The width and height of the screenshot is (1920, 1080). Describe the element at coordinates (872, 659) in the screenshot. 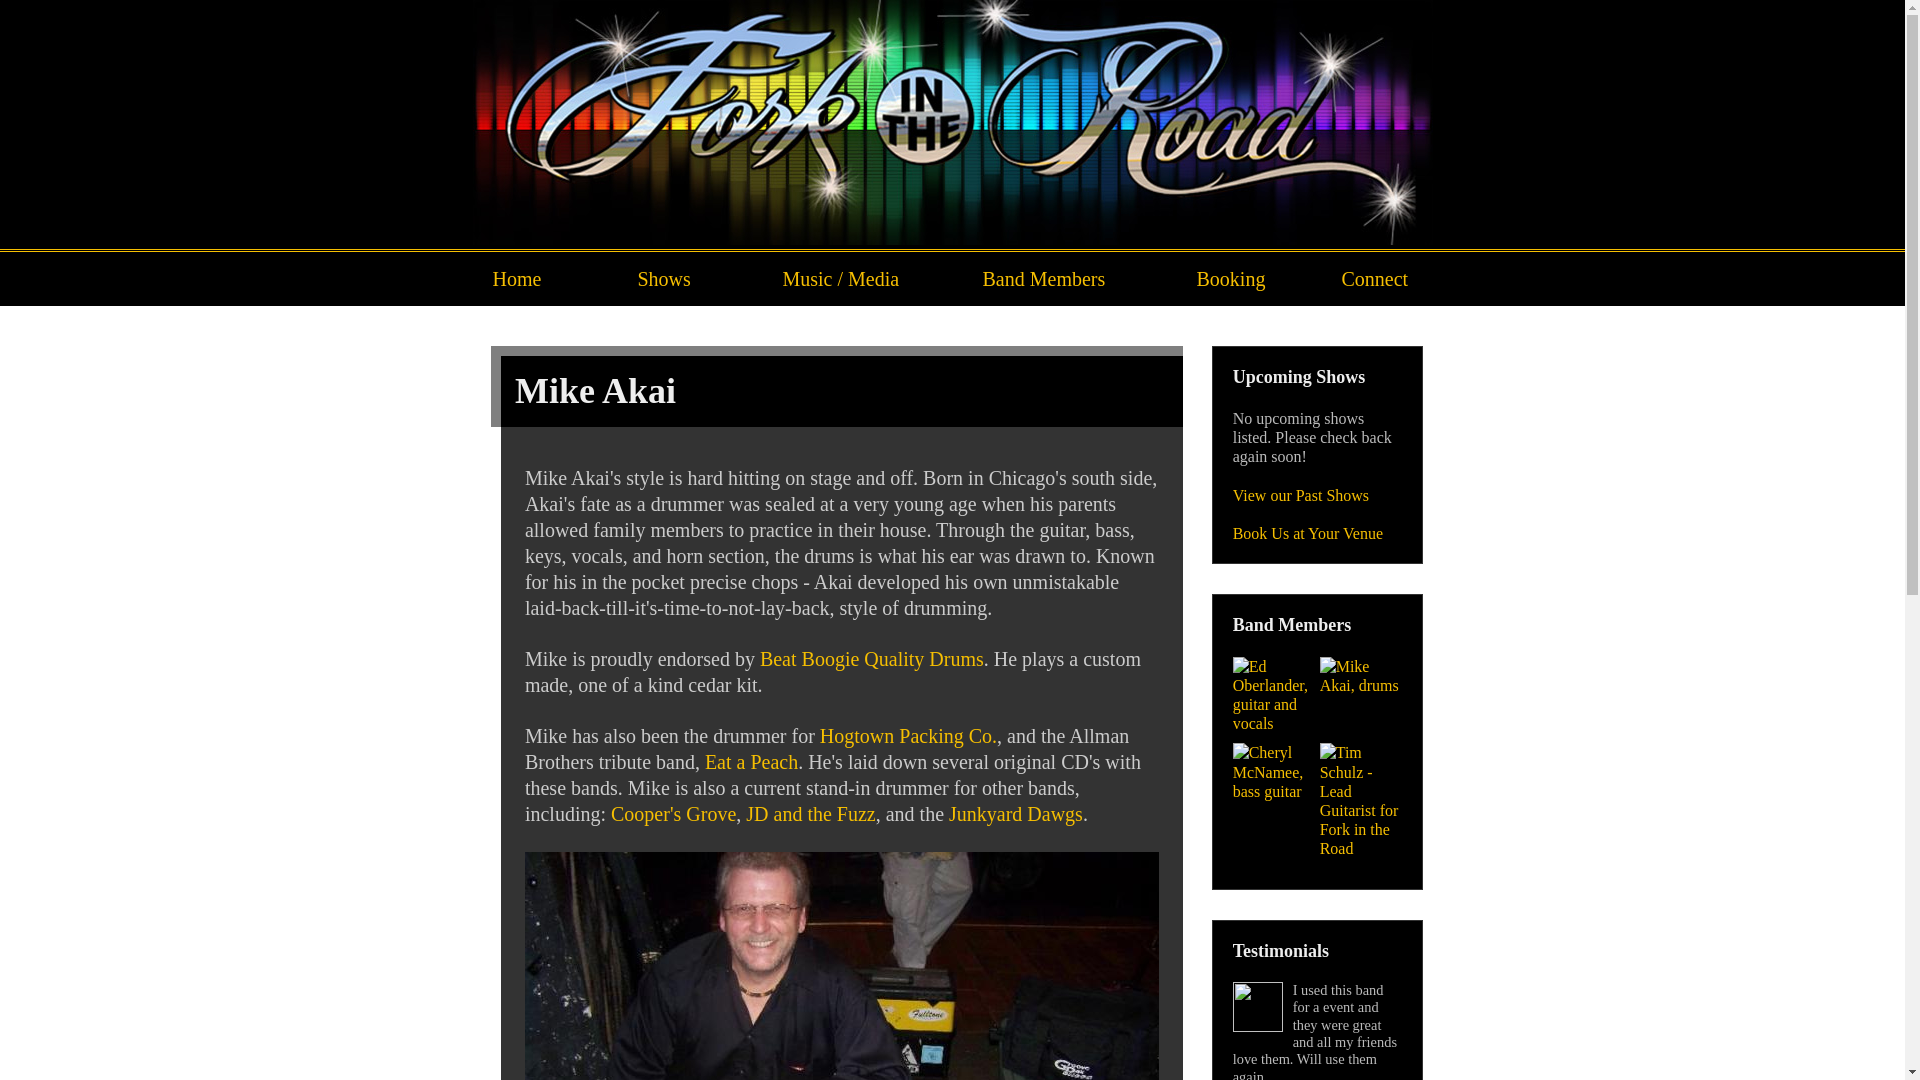

I see `'Beat Boogie Quality Drums'` at that location.